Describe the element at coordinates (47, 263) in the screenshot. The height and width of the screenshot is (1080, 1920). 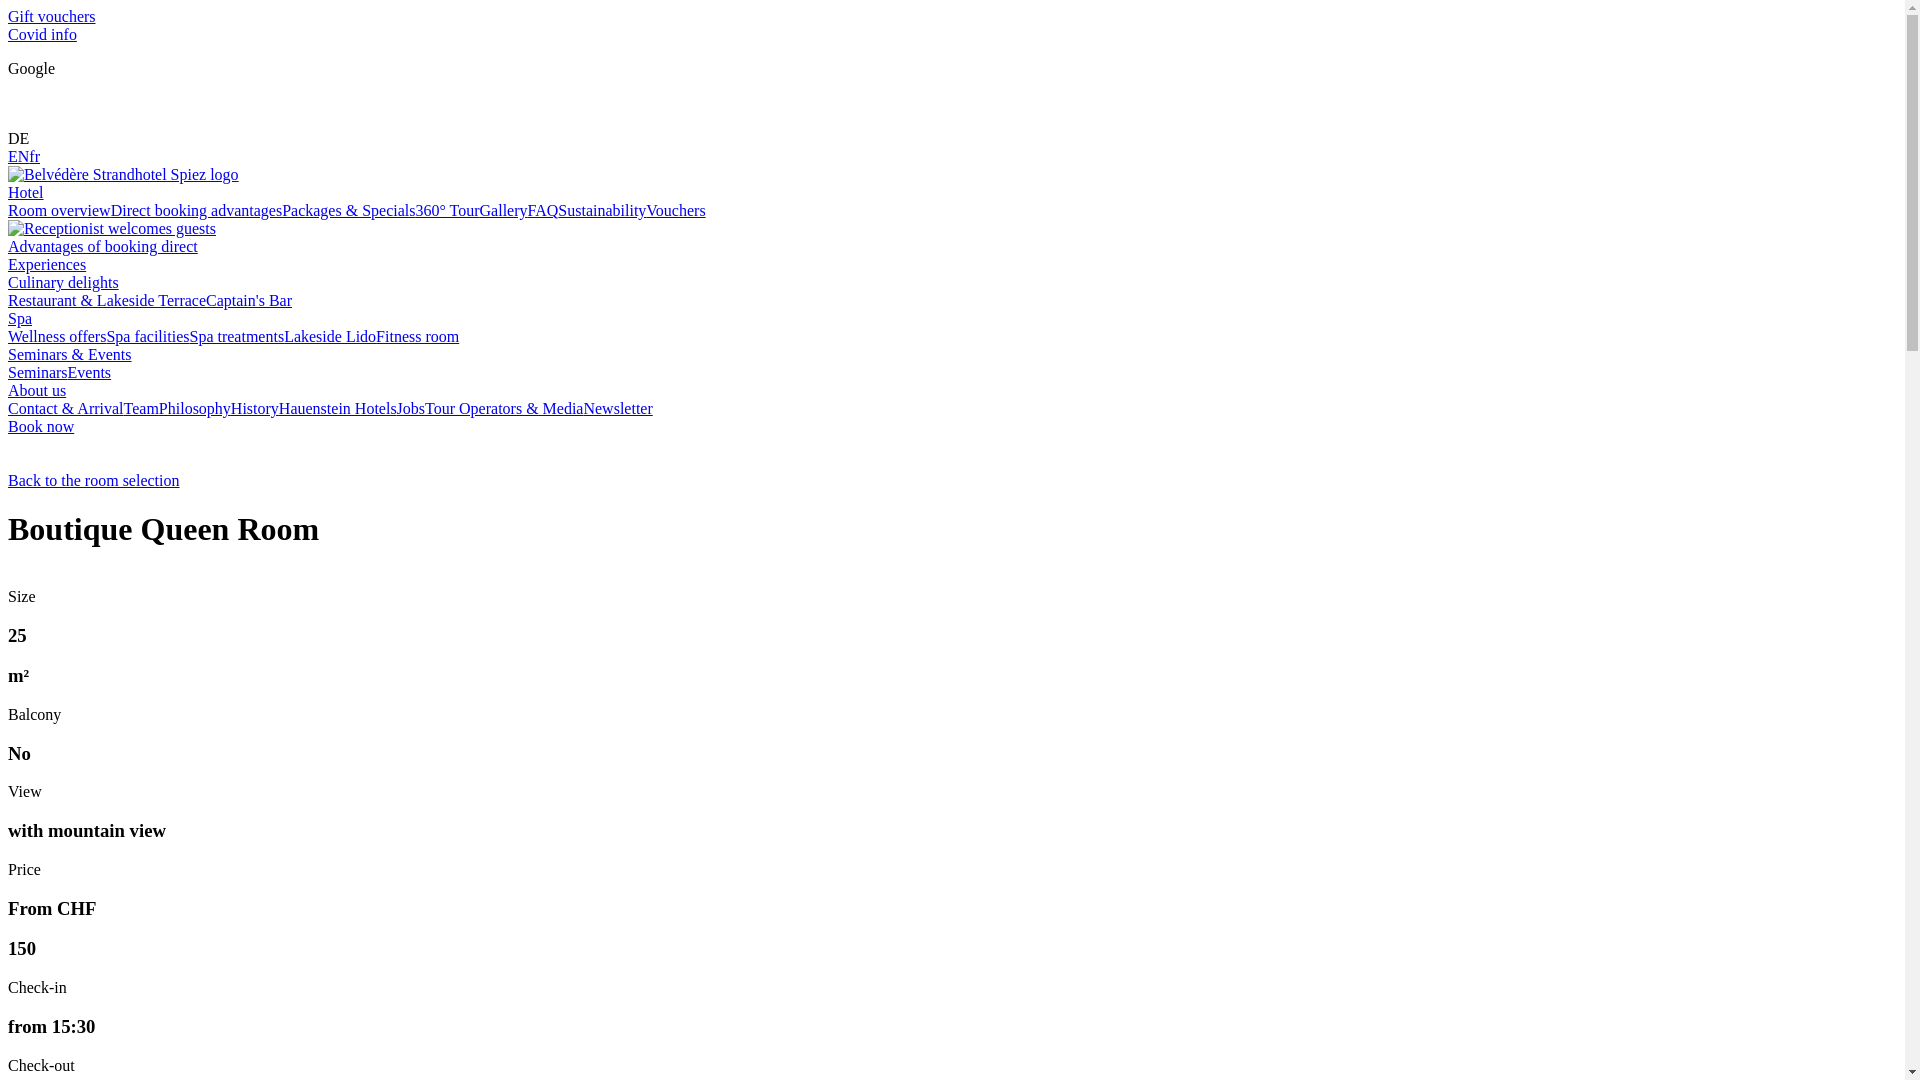
I see `'Experiences'` at that location.